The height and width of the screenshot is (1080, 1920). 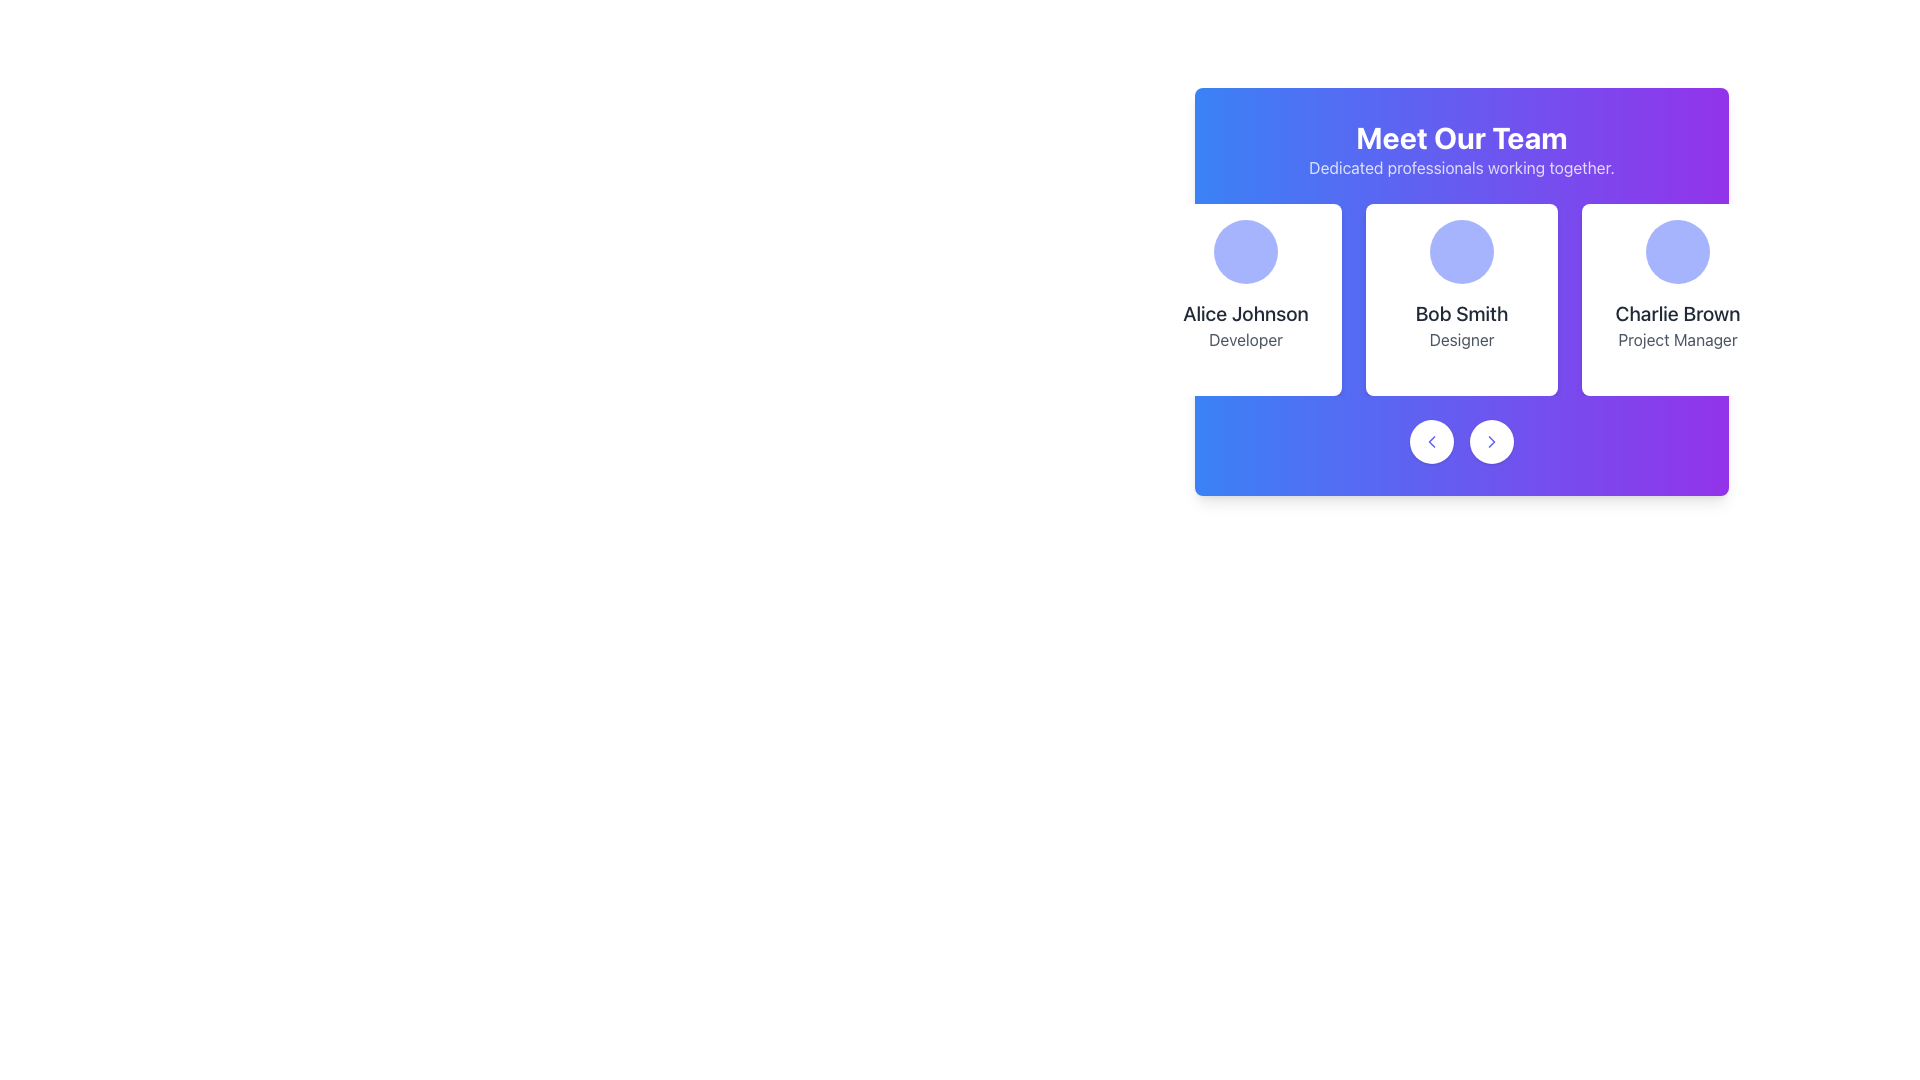 I want to click on the circular light indigo Visual avatar placeholder located at the top center of the profile card titled 'Charlie Brown', which displays the subtitle 'Project Manager', so click(x=1678, y=250).